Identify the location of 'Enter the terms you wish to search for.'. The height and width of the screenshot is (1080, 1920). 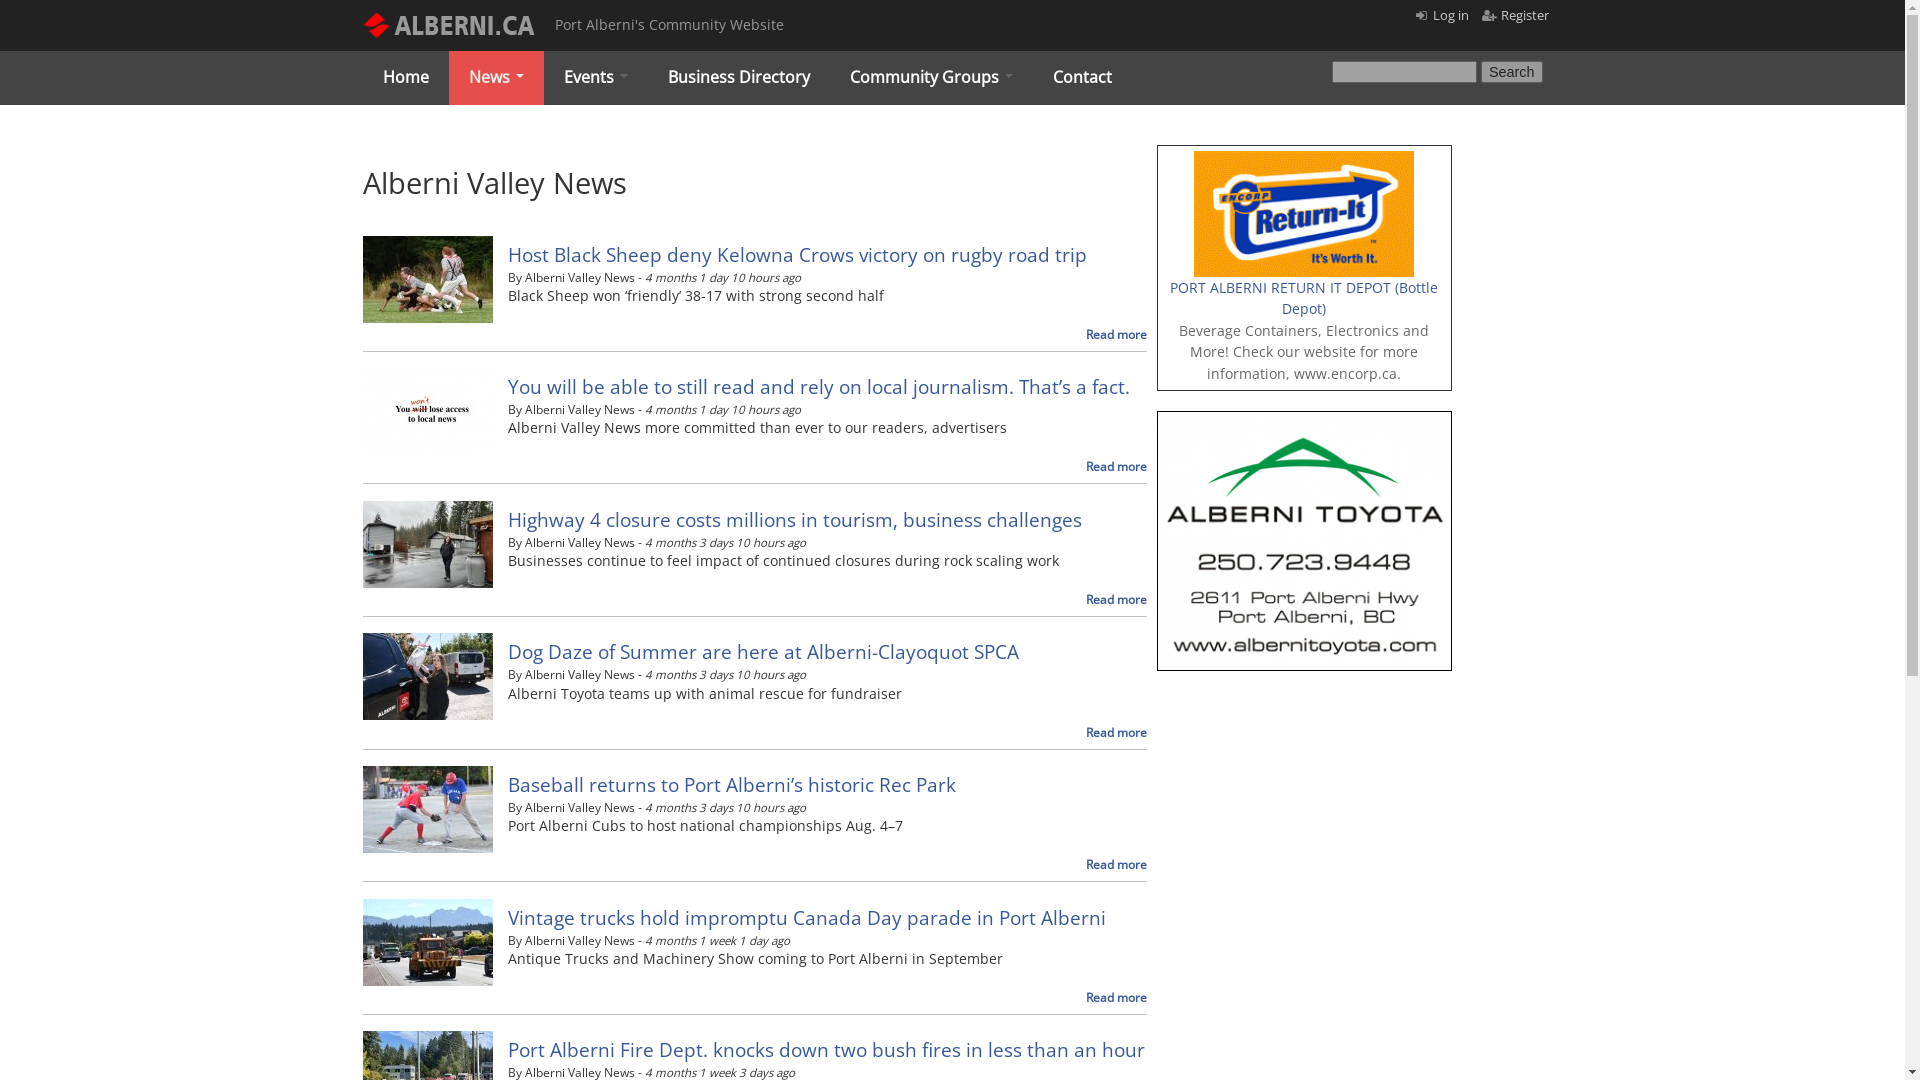
(1403, 71).